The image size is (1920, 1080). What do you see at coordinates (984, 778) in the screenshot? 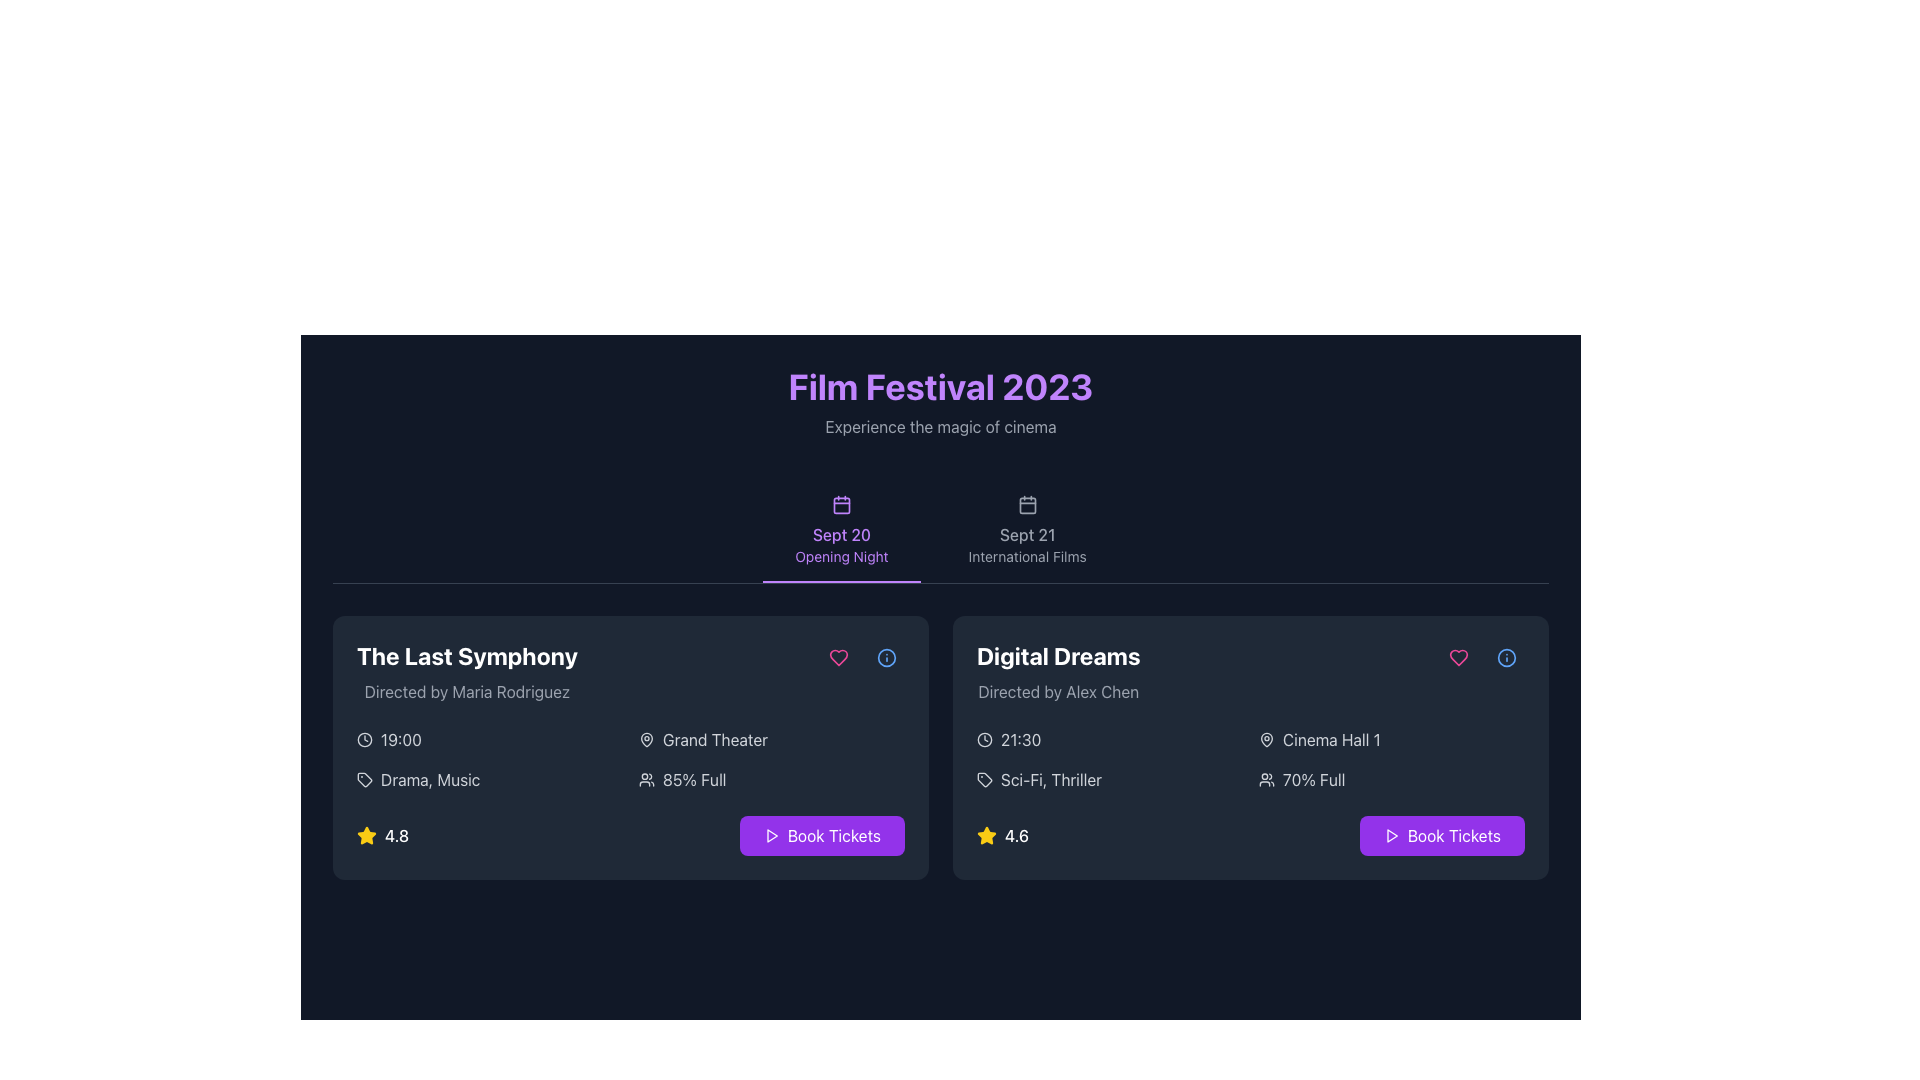
I see `the tag symbol icon with a gray stroke outline located near the text 'Sci-Fi, Thriller' in the metadata section for the movie 'Digital Dreams'` at bounding box center [984, 778].